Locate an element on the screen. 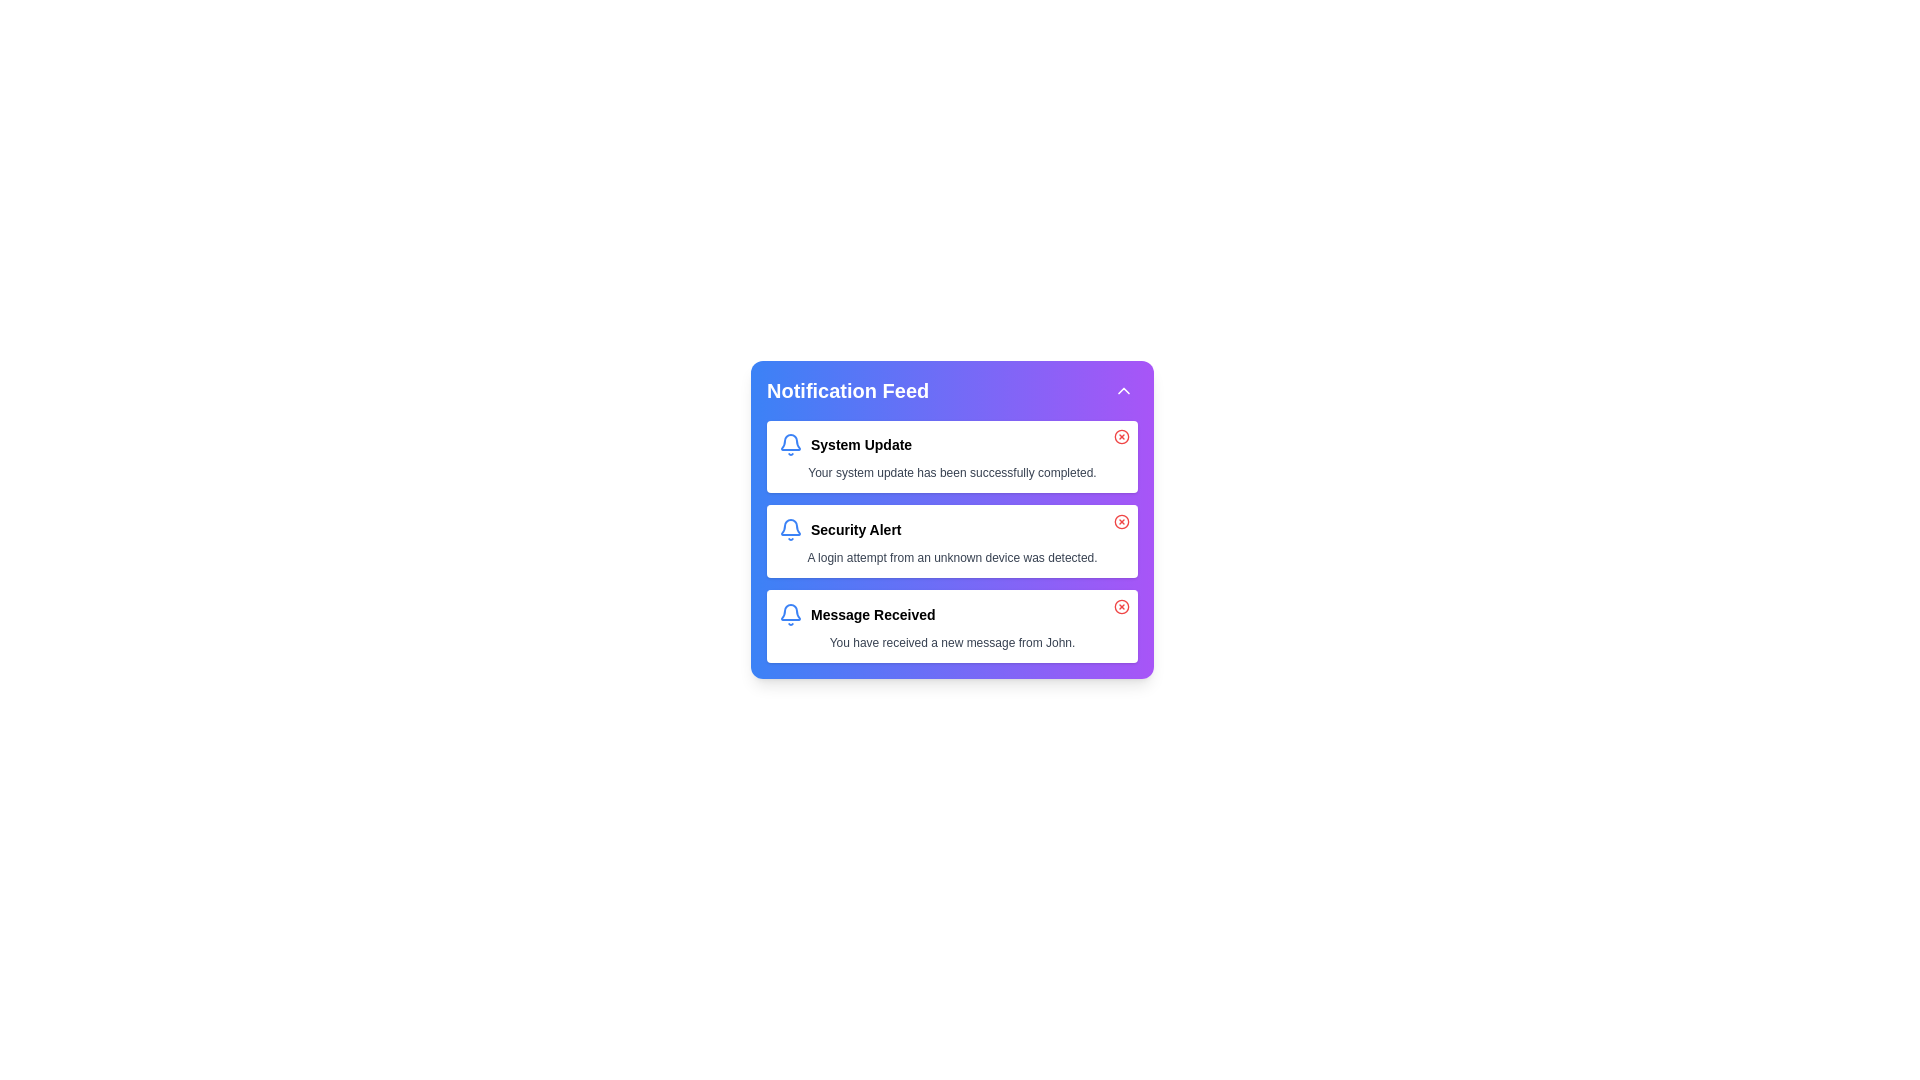  the 'Message Received' text label is located at coordinates (873, 613).